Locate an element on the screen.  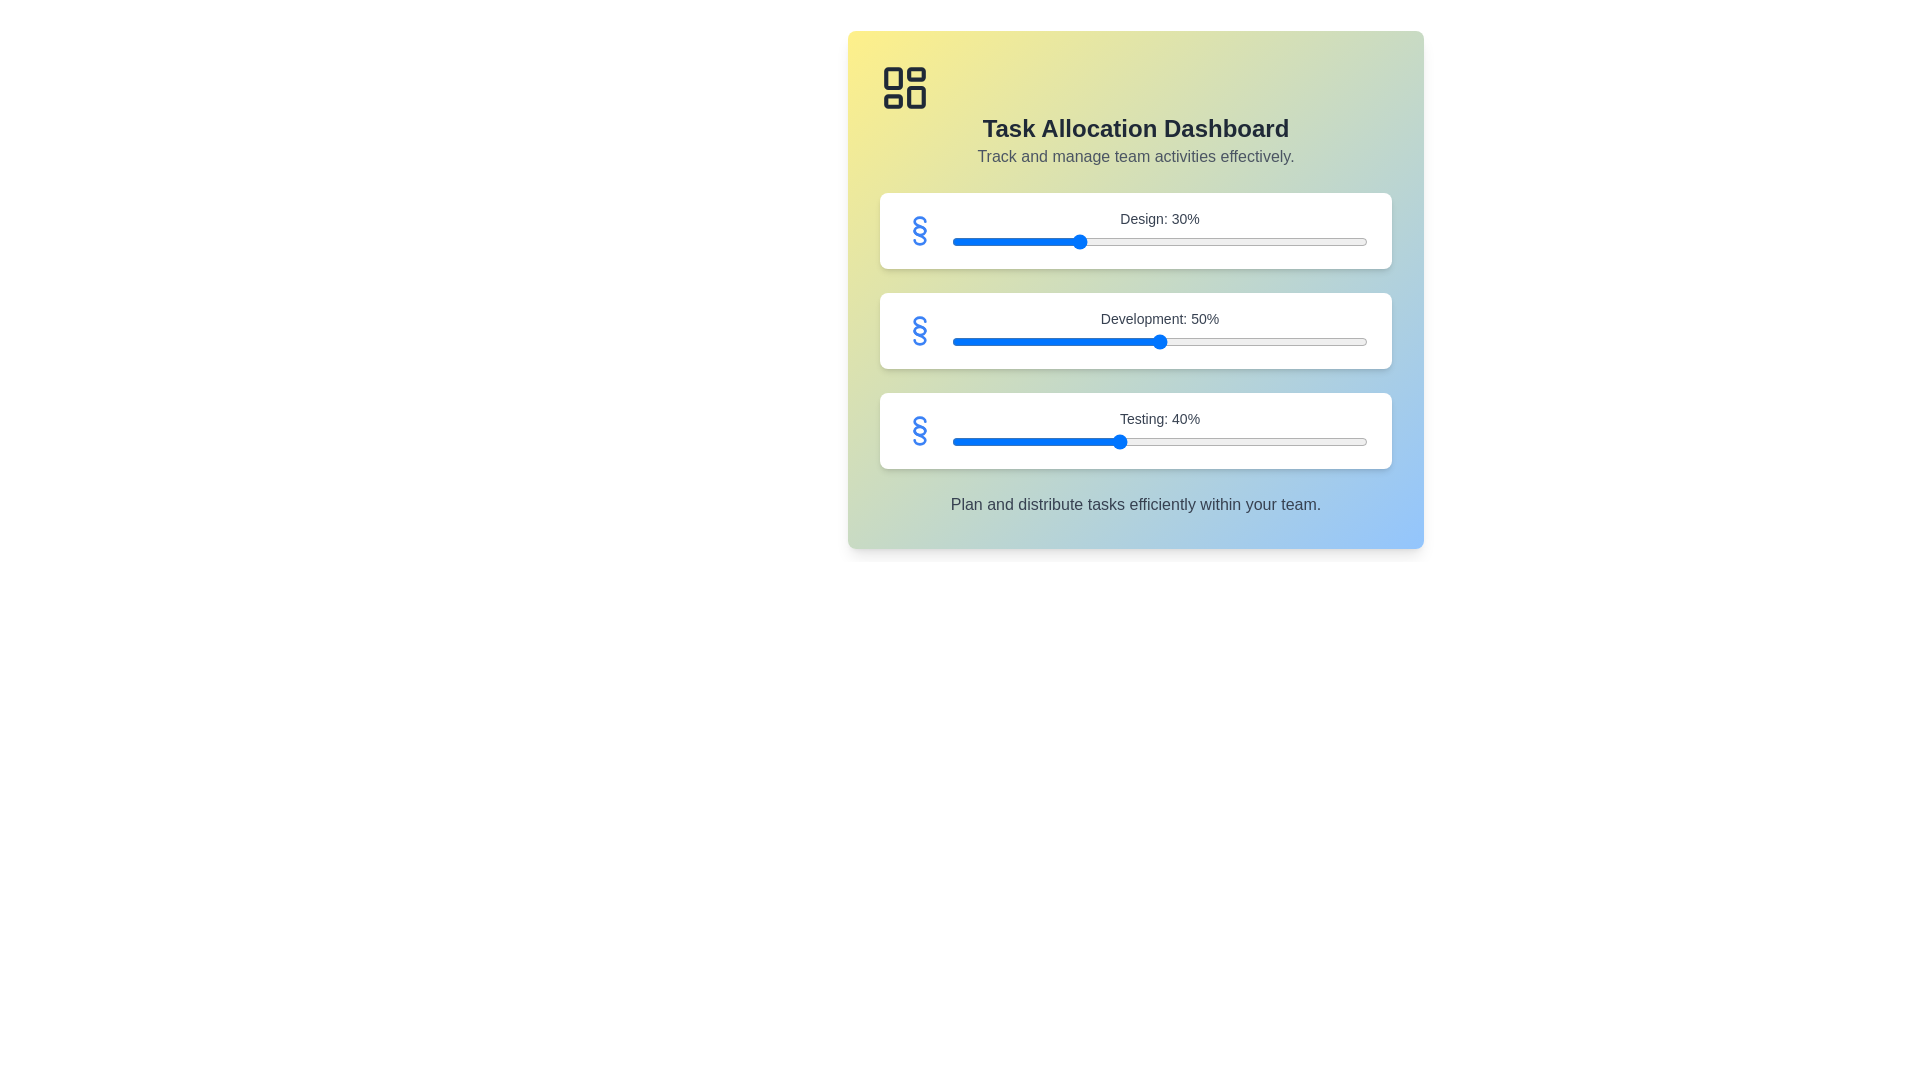
the Task Allocation Dashboard header icon is located at coordinates (904, 87).